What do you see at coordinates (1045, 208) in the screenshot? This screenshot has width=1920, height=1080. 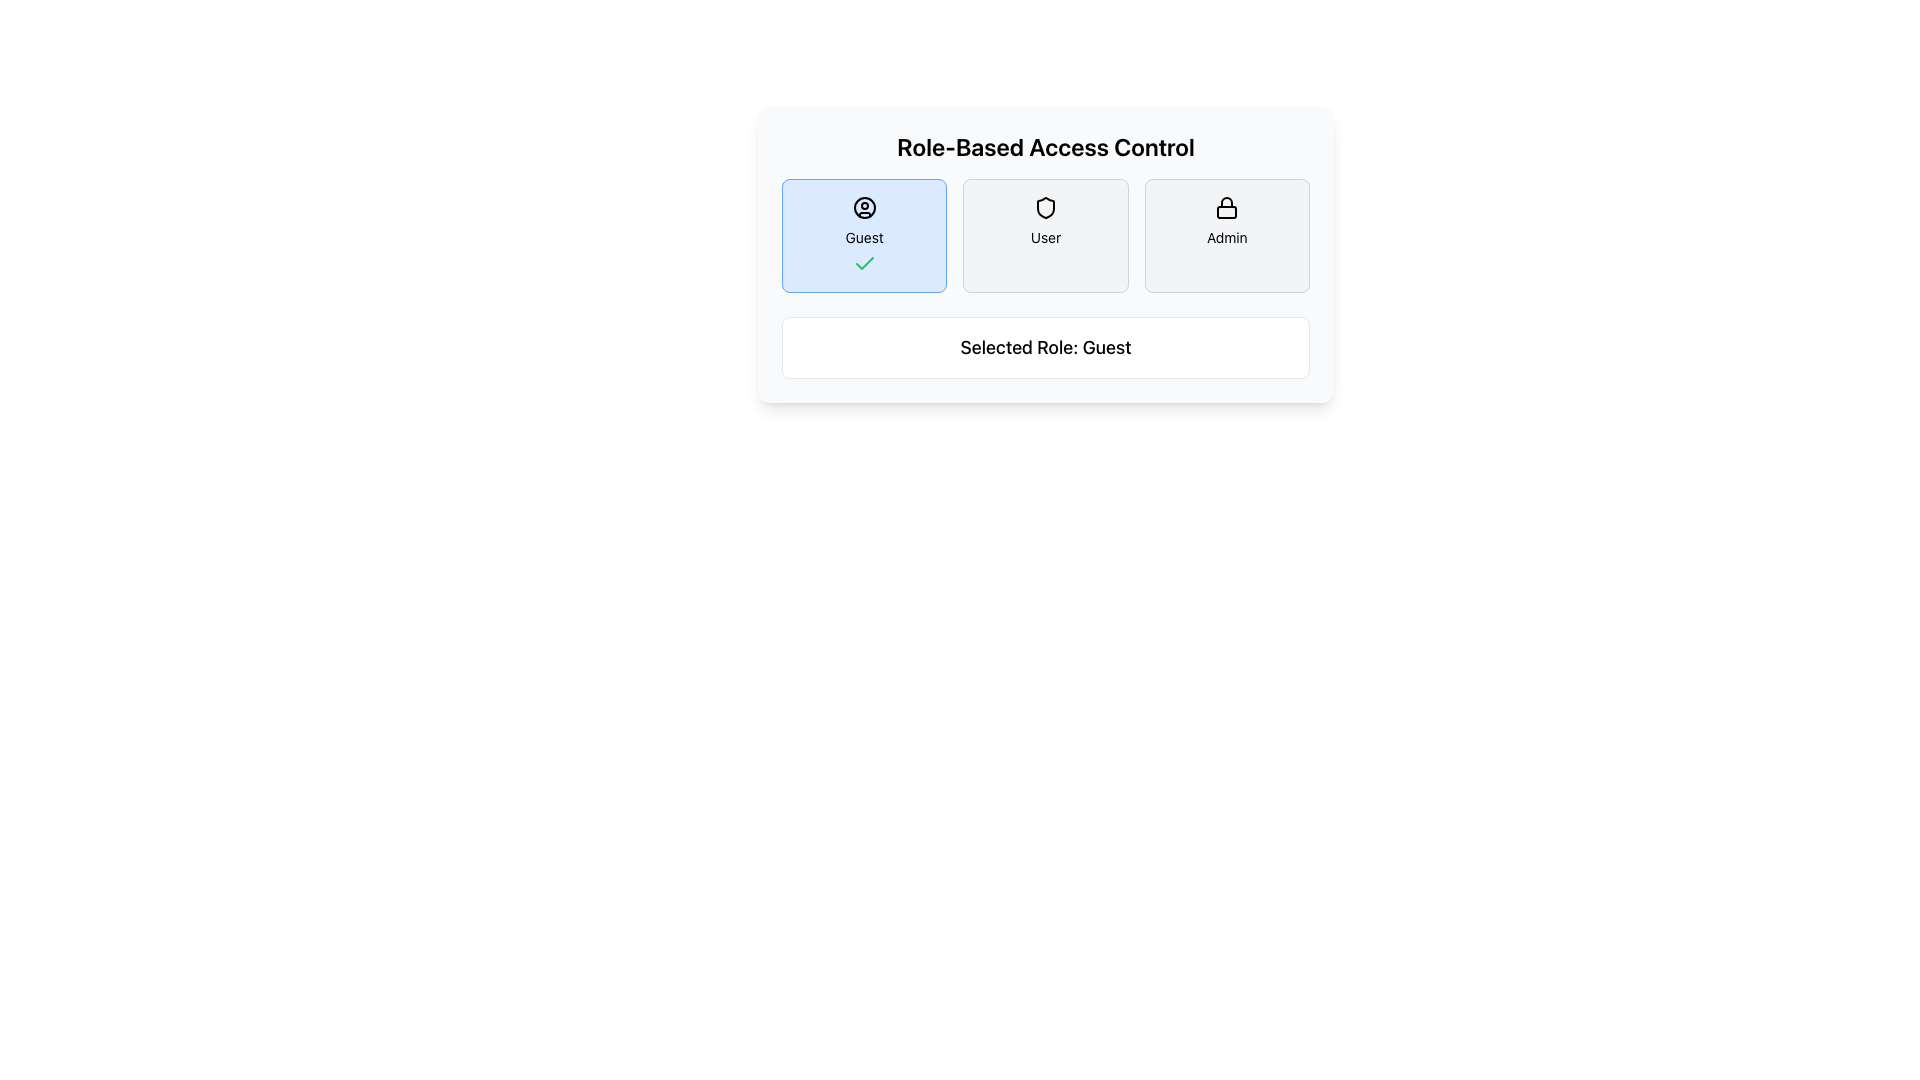 I see `the shield icon representing user protection in the 'User' selection section of the role menu` at bounding box center [1045, 208].